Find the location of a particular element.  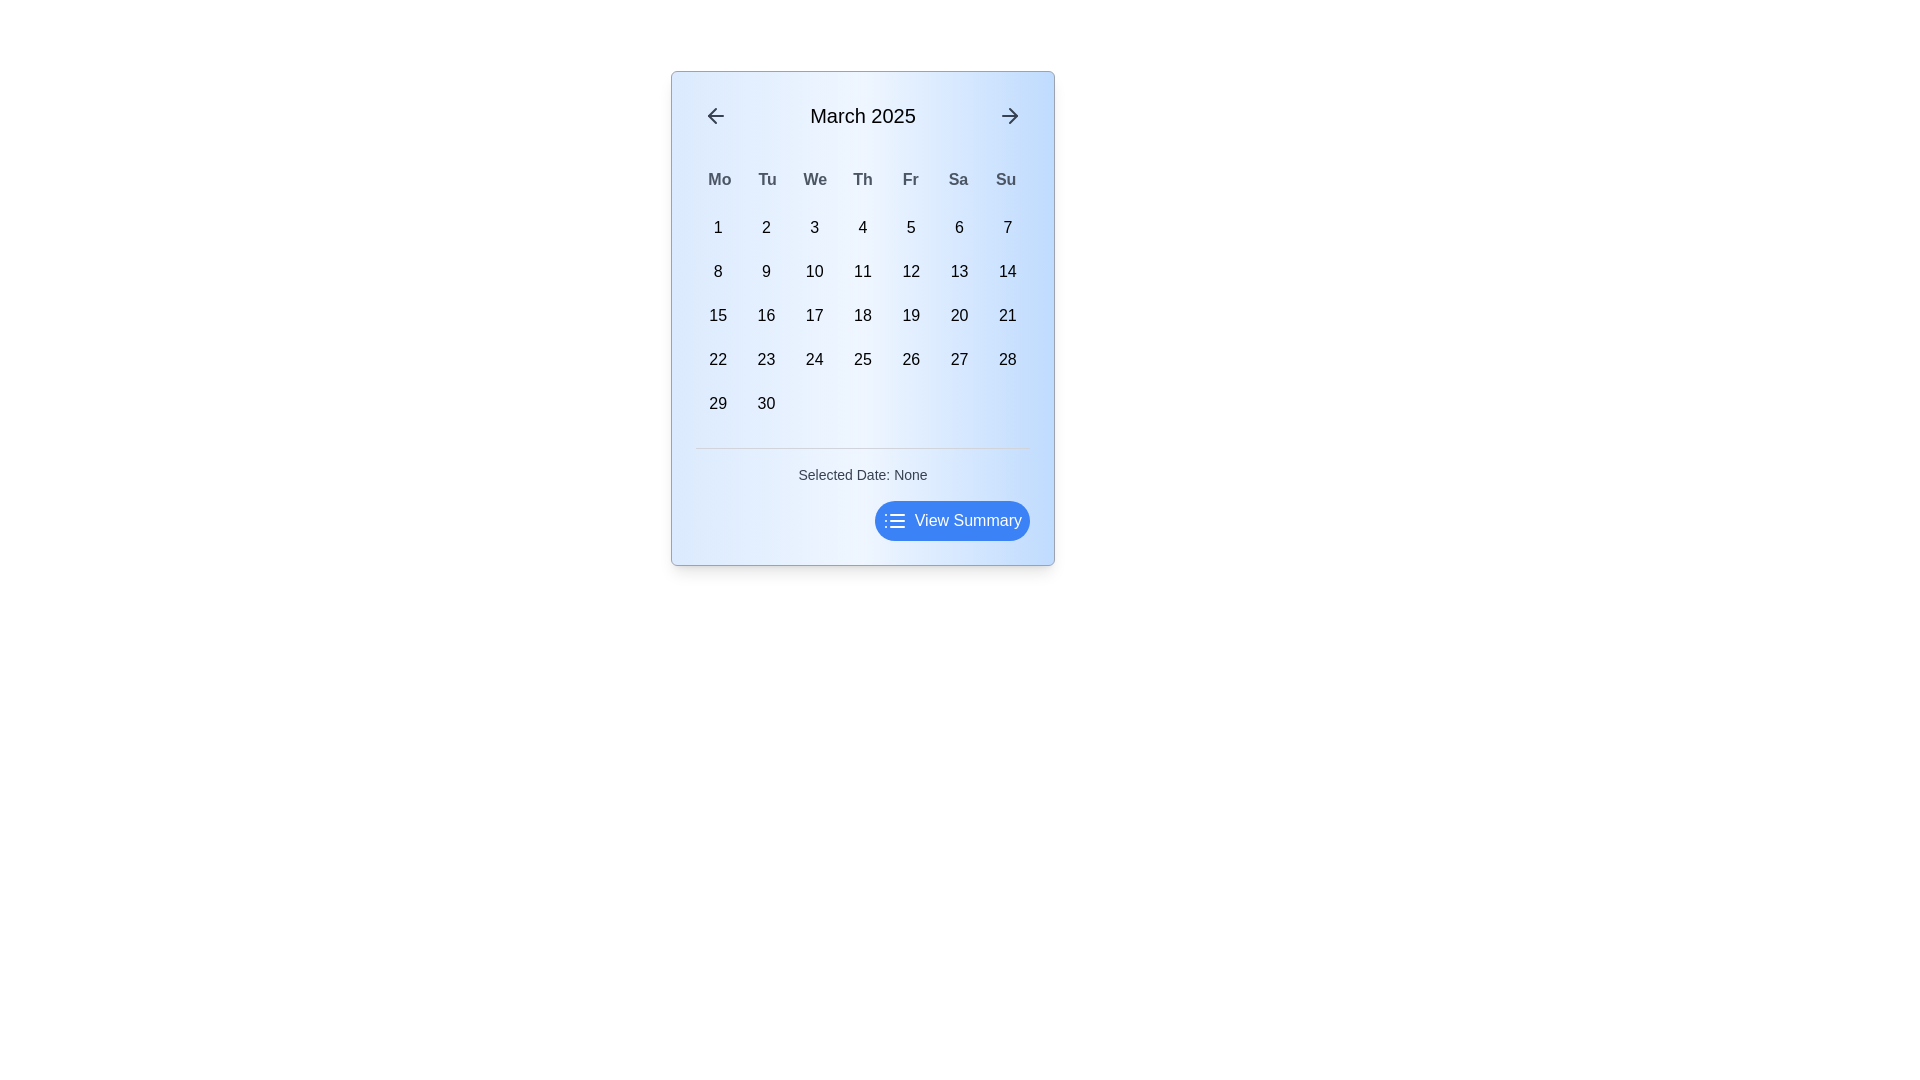

the selectable date button for the 15th day of the month in the calendar interface is located at coordinates (718, 315).